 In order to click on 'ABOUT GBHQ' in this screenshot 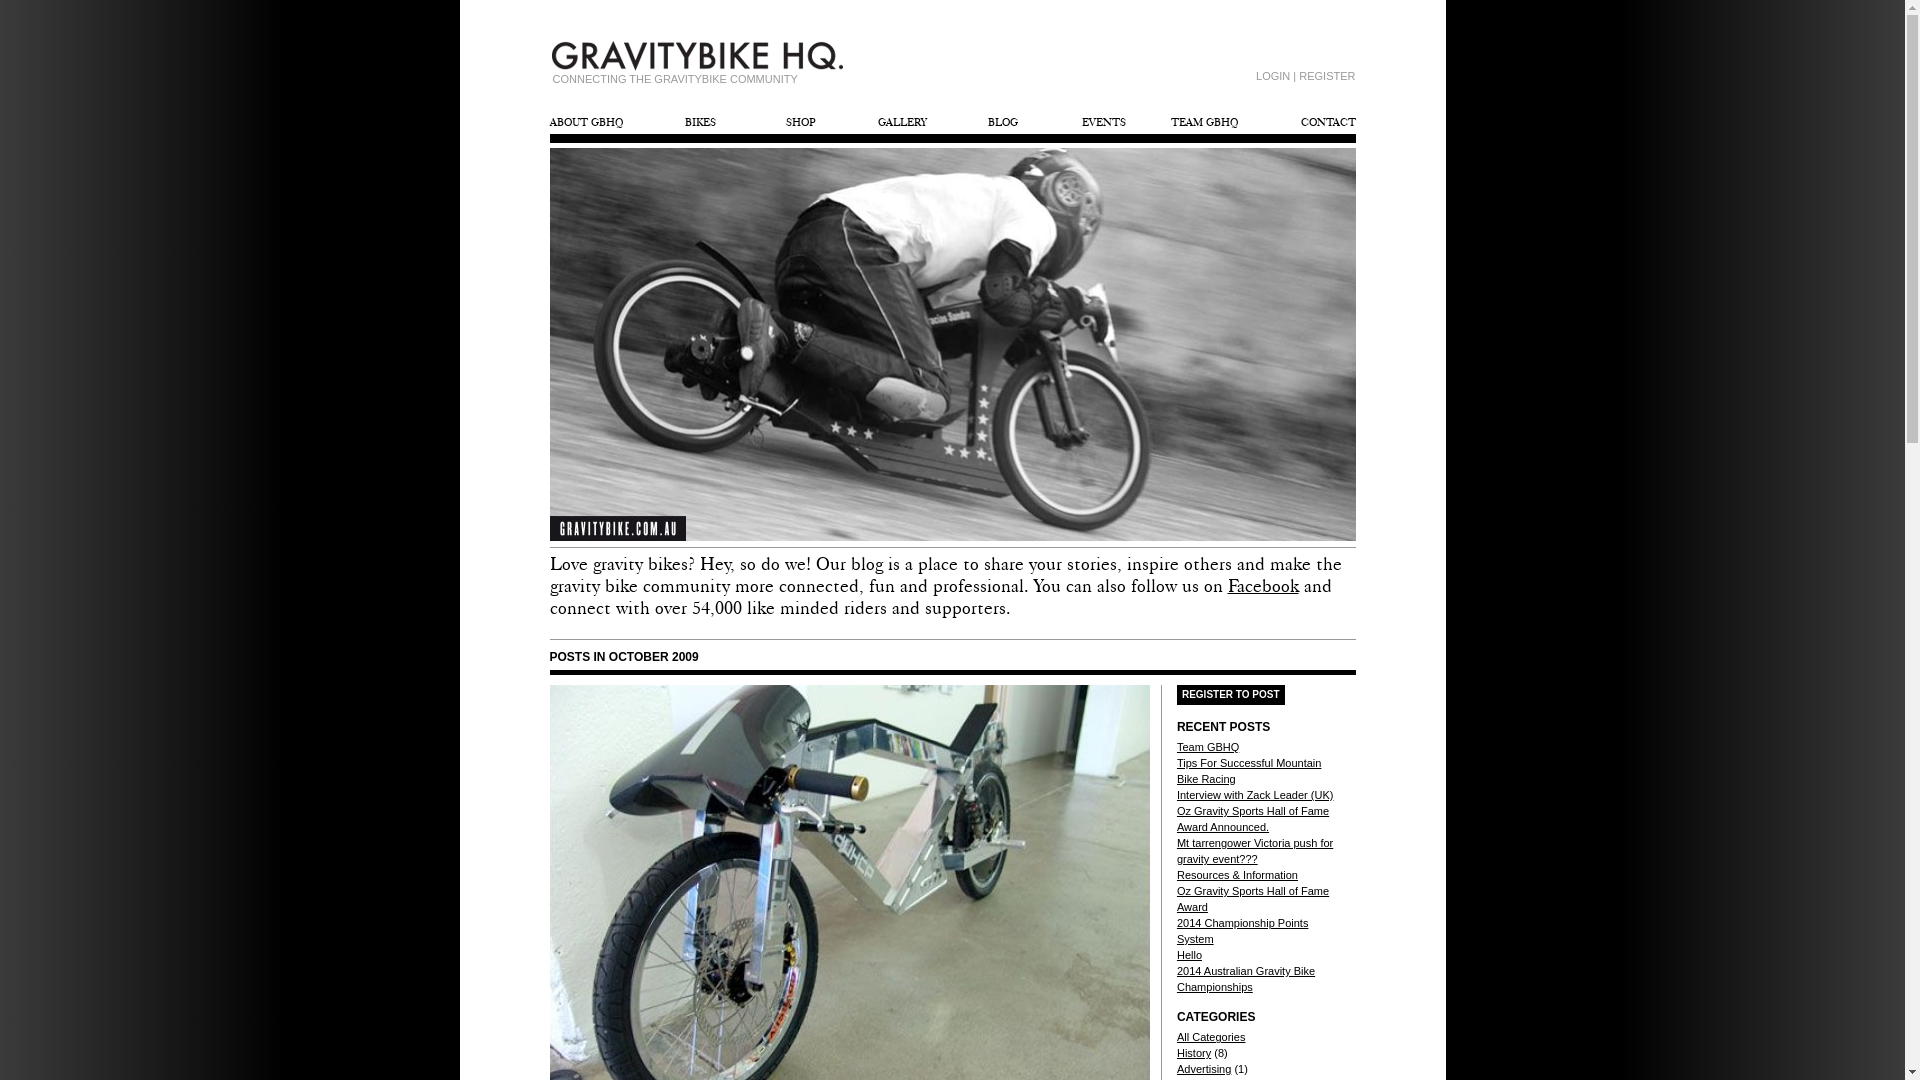, I will do `click(599, 122)`.